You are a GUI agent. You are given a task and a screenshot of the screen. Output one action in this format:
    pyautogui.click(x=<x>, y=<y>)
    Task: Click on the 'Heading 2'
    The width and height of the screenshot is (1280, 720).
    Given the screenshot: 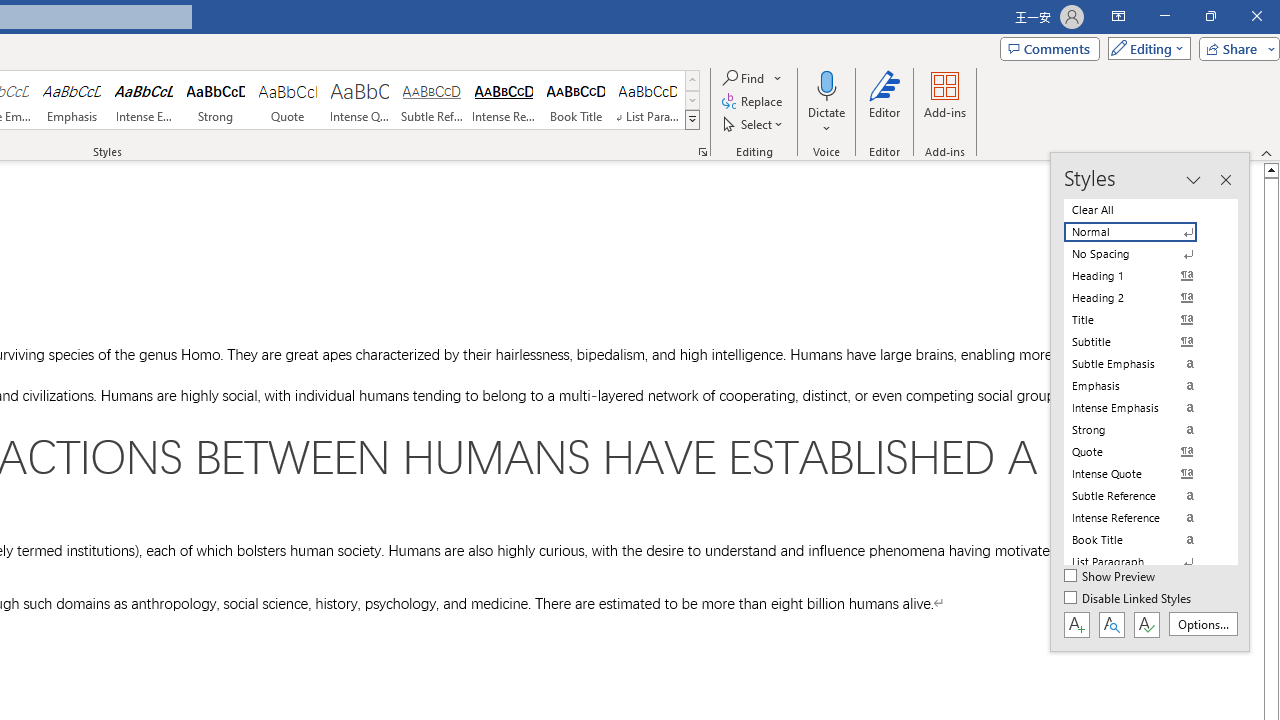 What is the action you would take?
    pyautogui.click(x=1142, y=298)
    